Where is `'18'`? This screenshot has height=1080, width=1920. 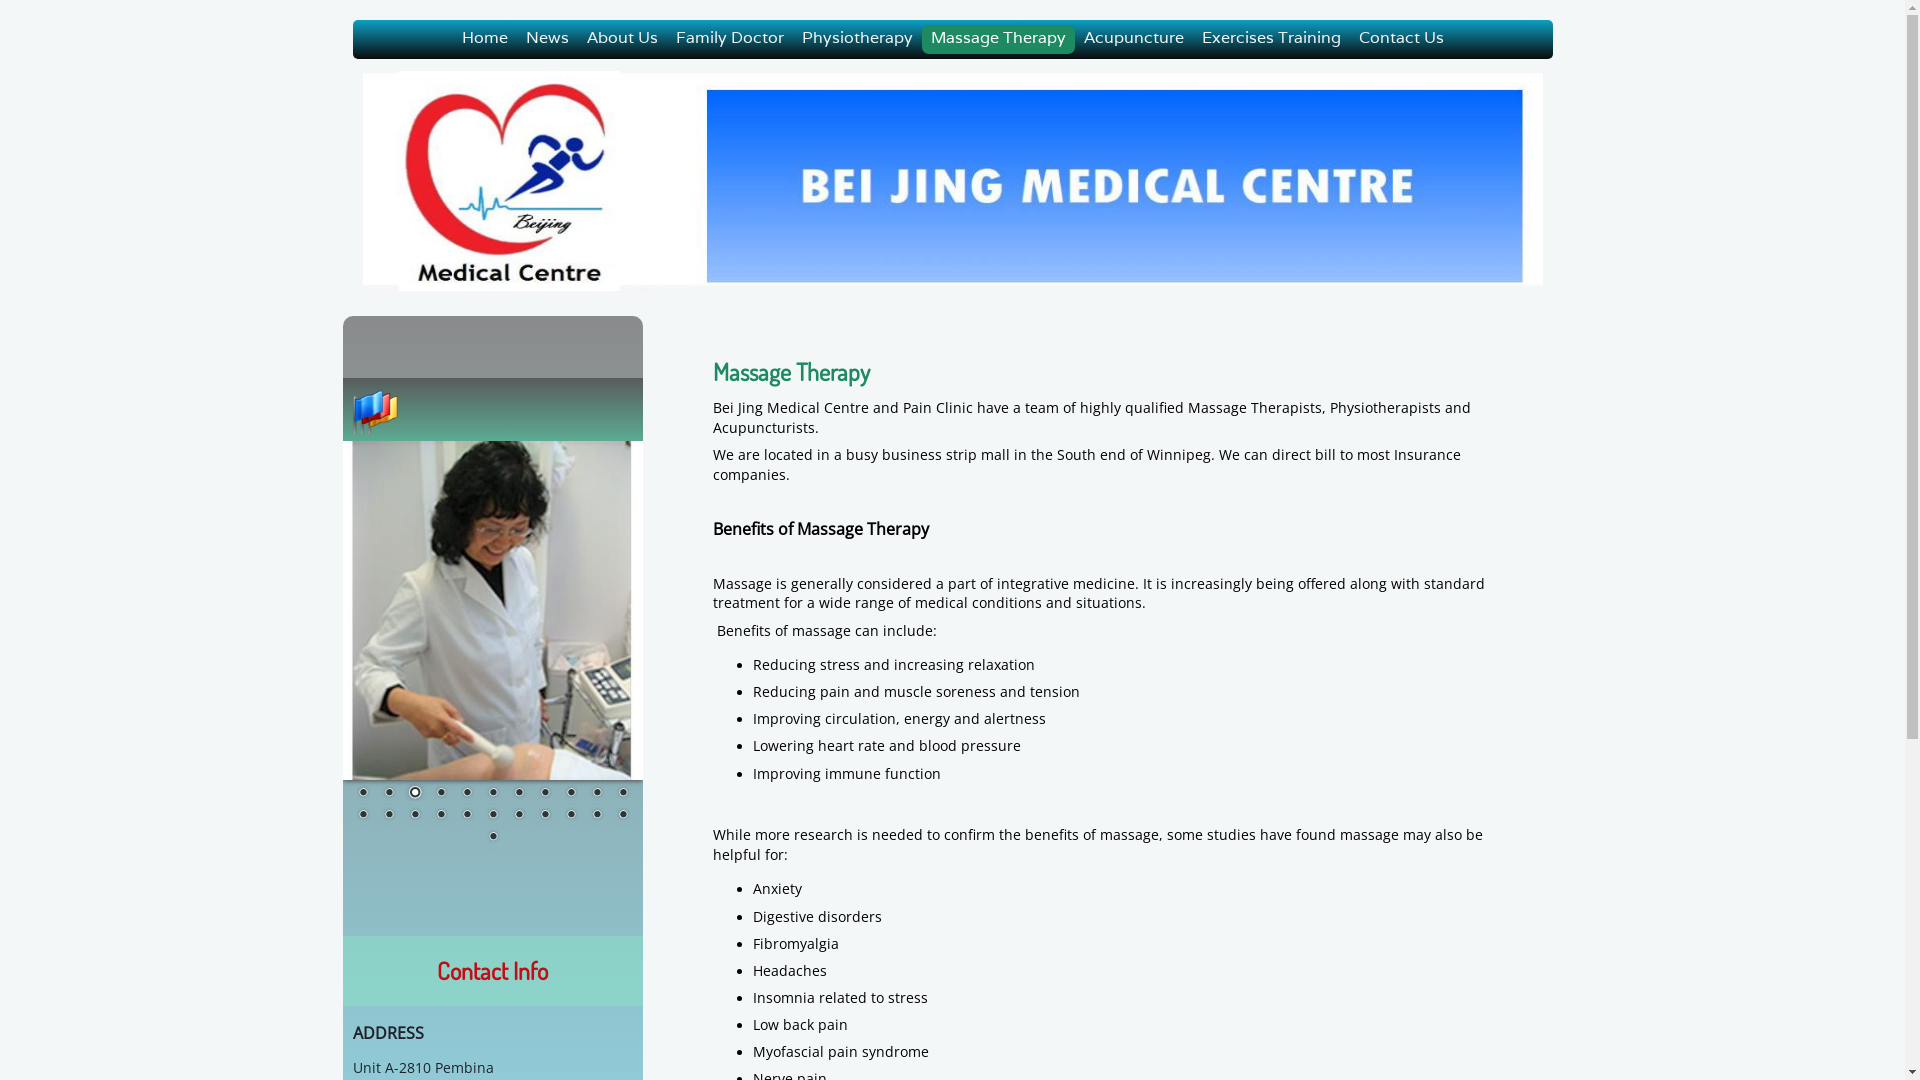 '18' is located at coordinates (518, 816).